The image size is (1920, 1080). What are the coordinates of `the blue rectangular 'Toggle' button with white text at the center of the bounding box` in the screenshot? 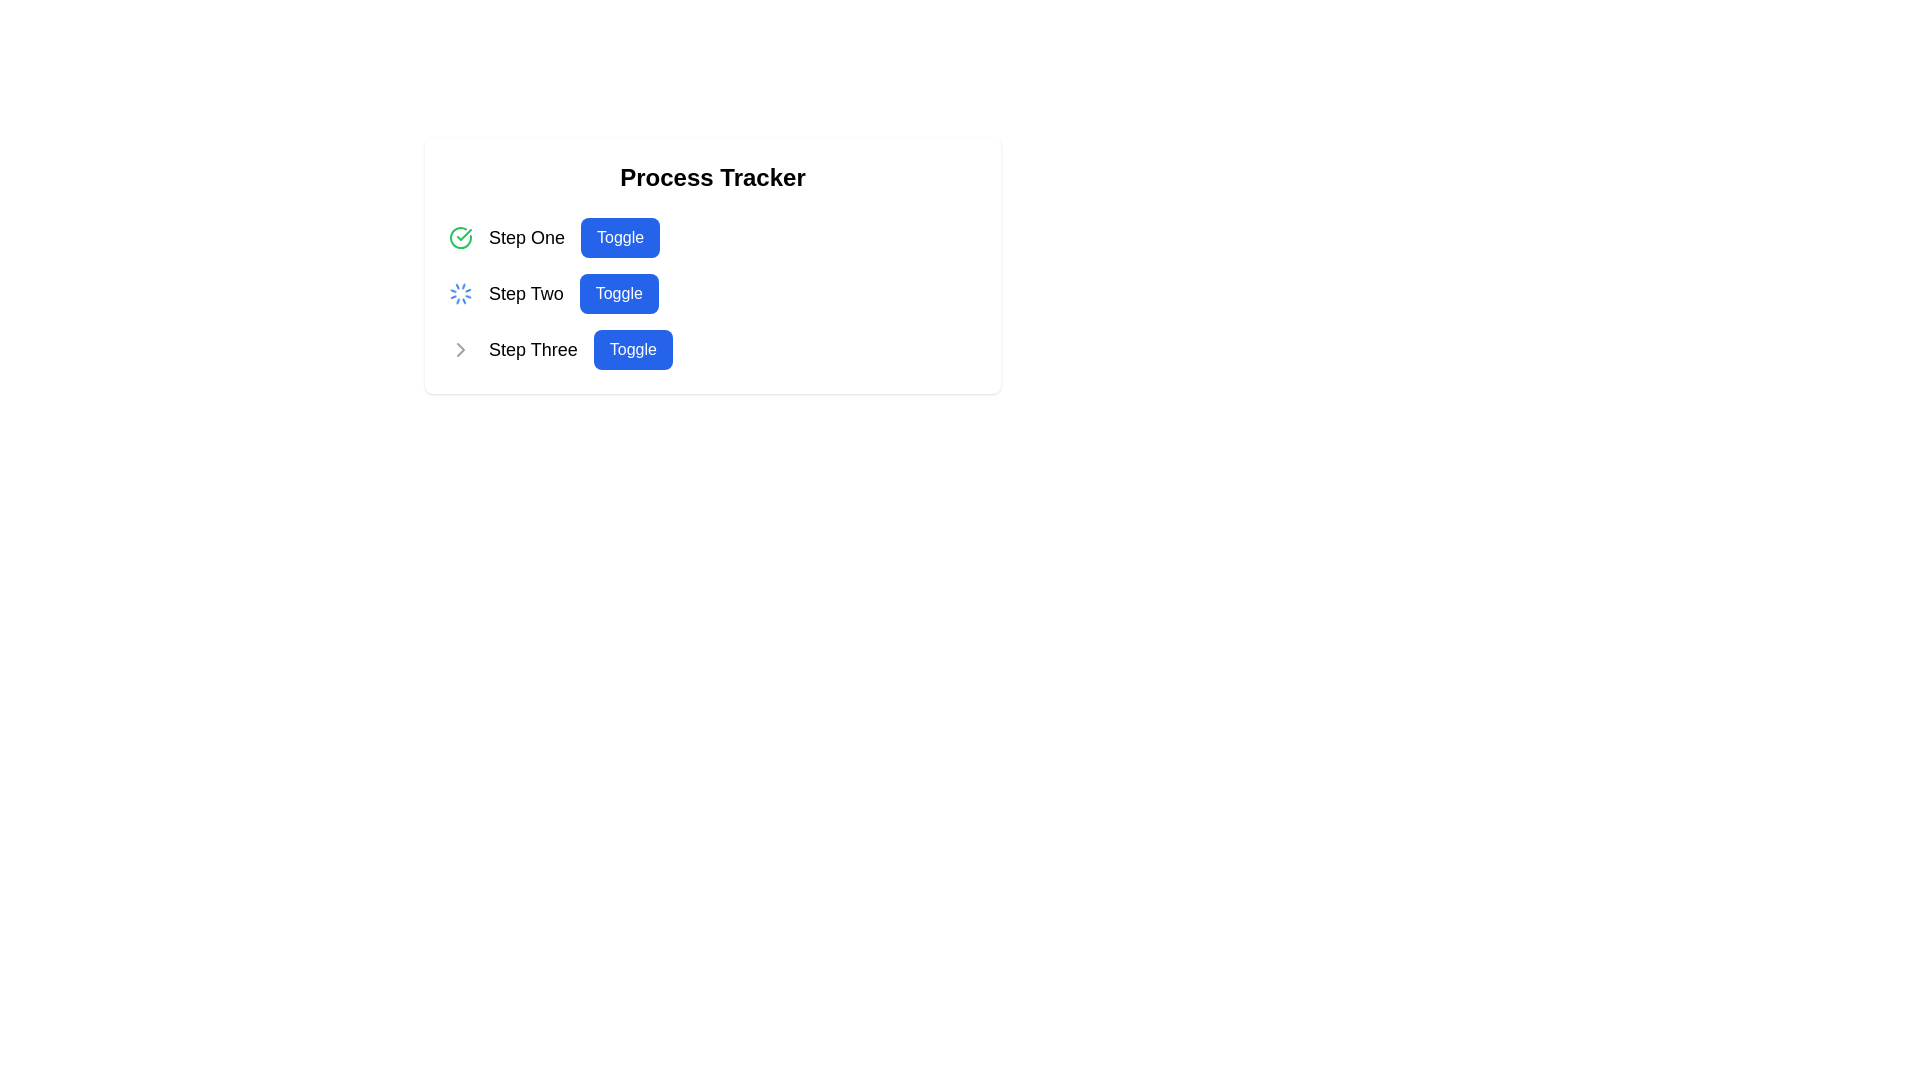 It's located at (632, 349).